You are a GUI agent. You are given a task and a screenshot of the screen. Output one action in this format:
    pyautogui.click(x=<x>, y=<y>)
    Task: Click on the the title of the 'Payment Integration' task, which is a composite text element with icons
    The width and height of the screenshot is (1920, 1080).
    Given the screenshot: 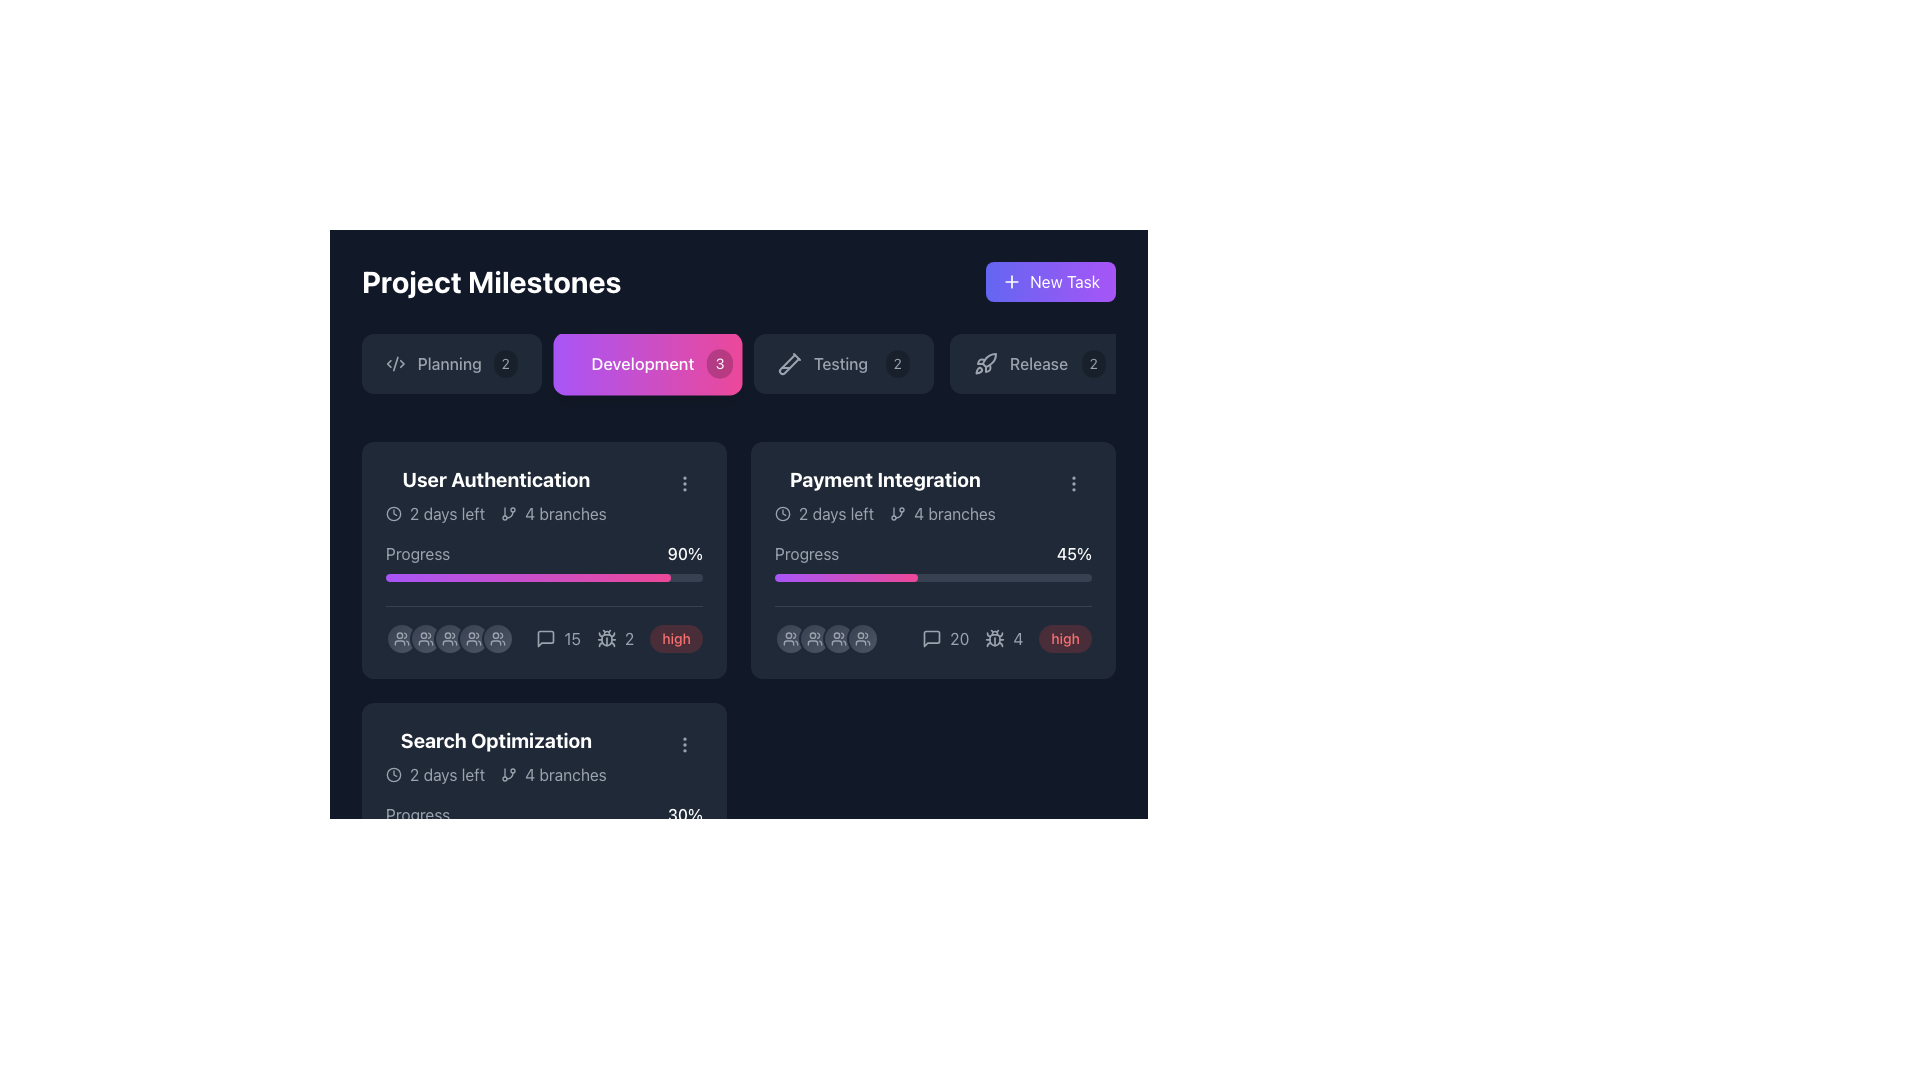 What is the action you would take?
    pyautogui.click(x=932, y=495)
    